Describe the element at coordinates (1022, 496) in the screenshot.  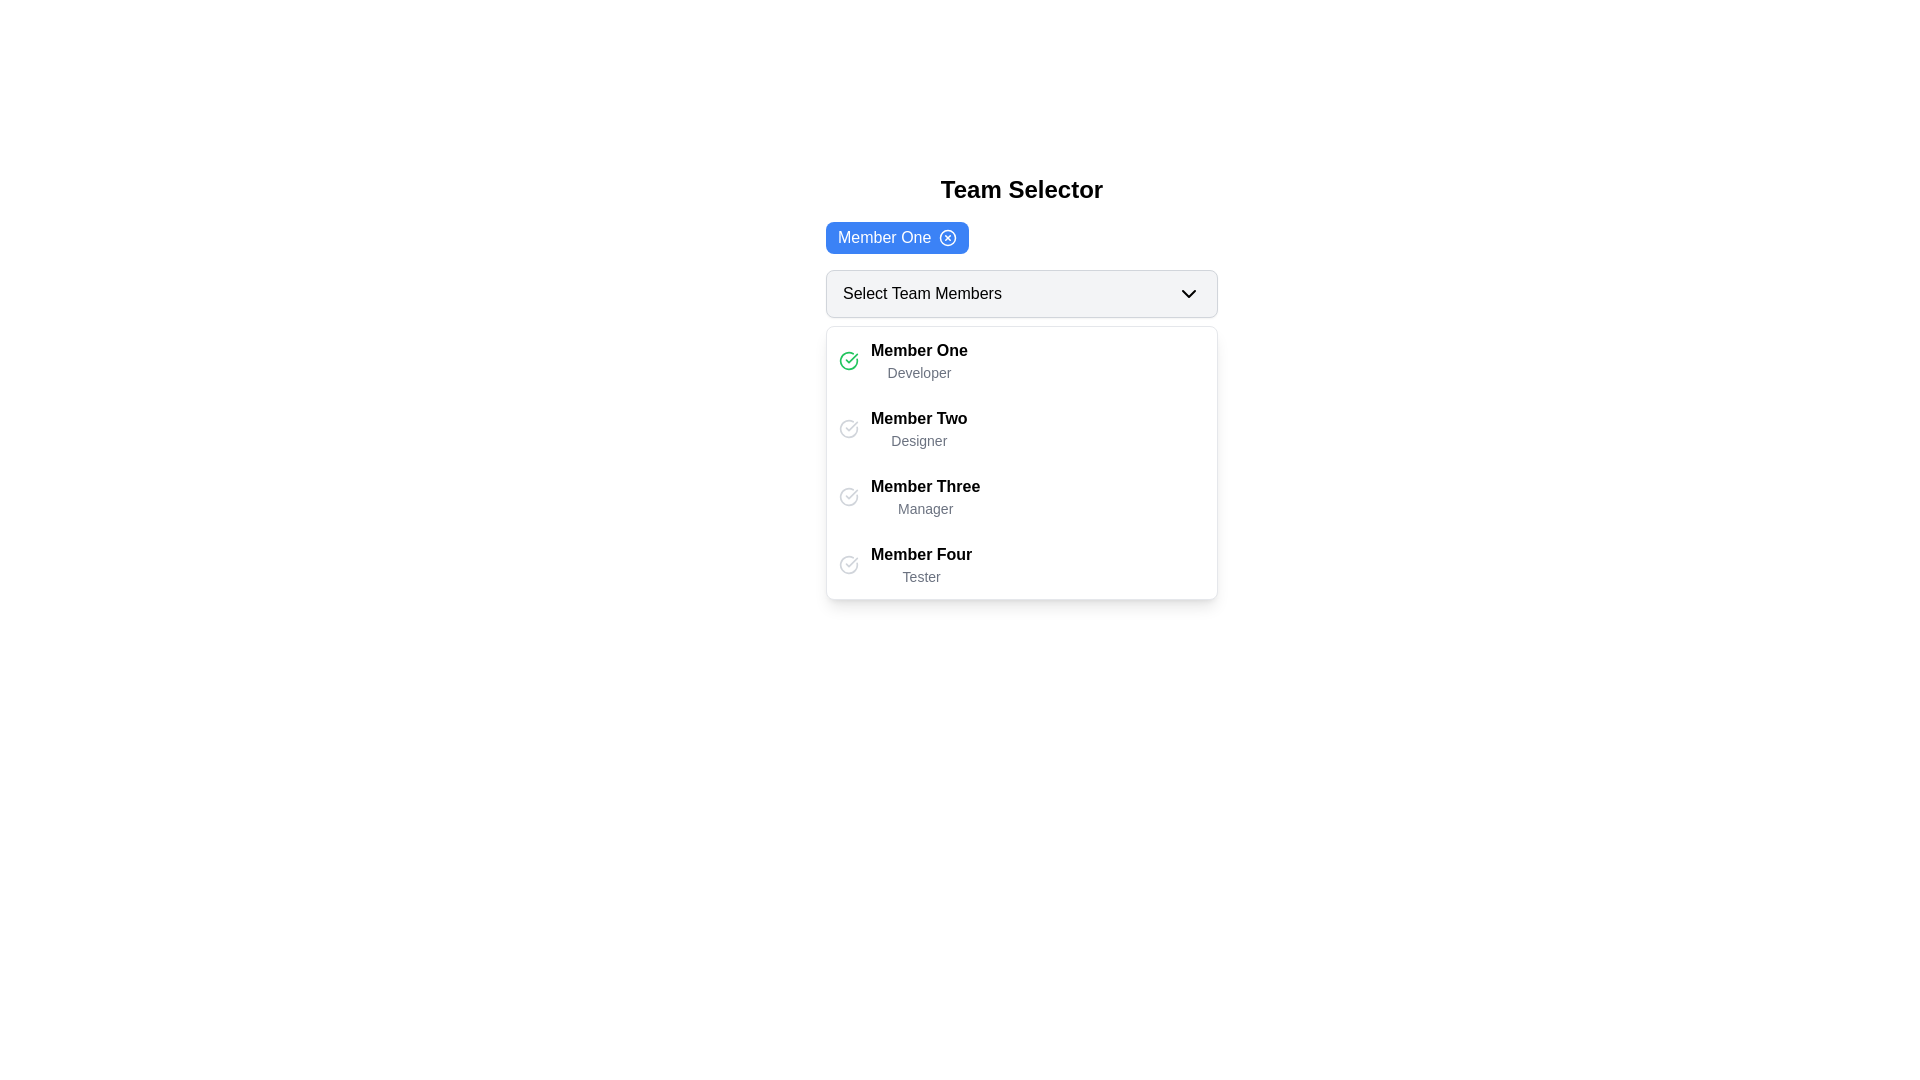
I see `the third list item labeled 'Member Three' under the 'Select Team Members' dropdown menu` at that location.